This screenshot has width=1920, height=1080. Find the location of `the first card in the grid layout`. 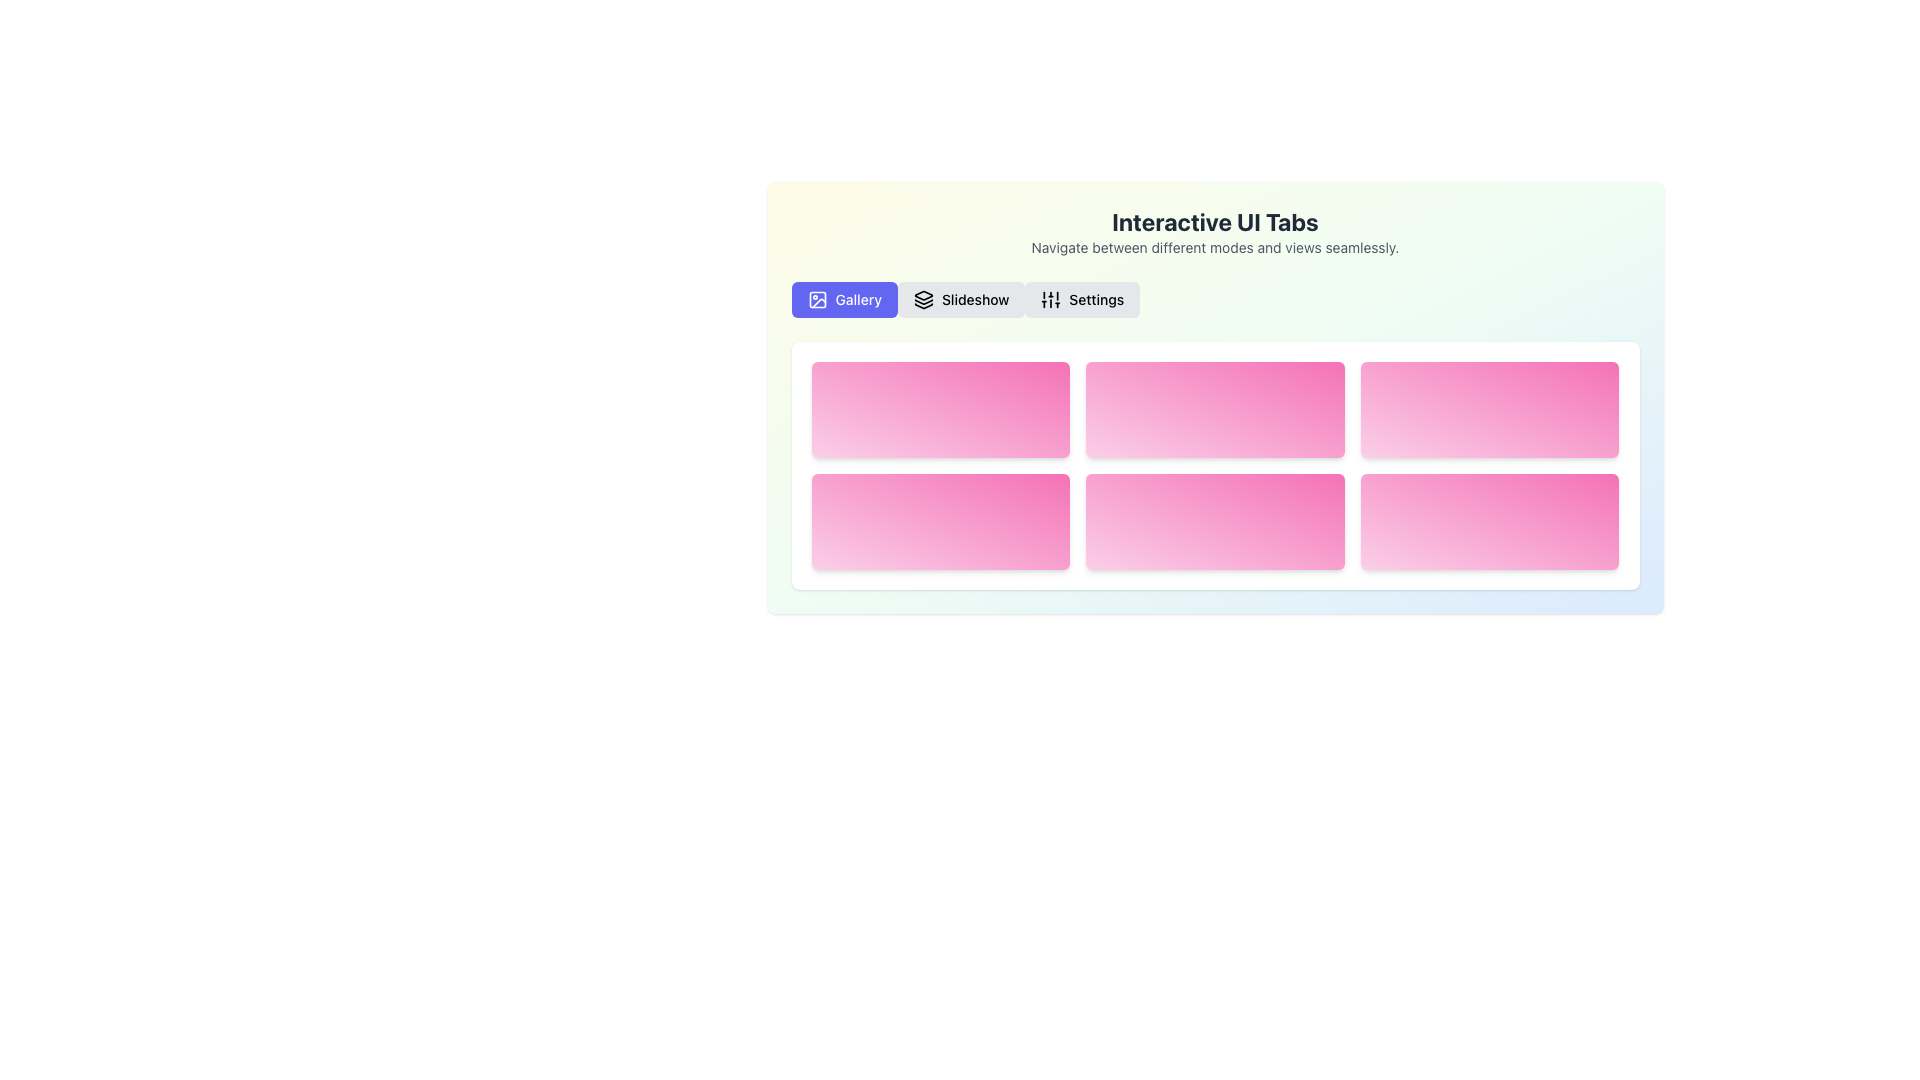

the first card in the grid layout is located at coordinates (939, 408).